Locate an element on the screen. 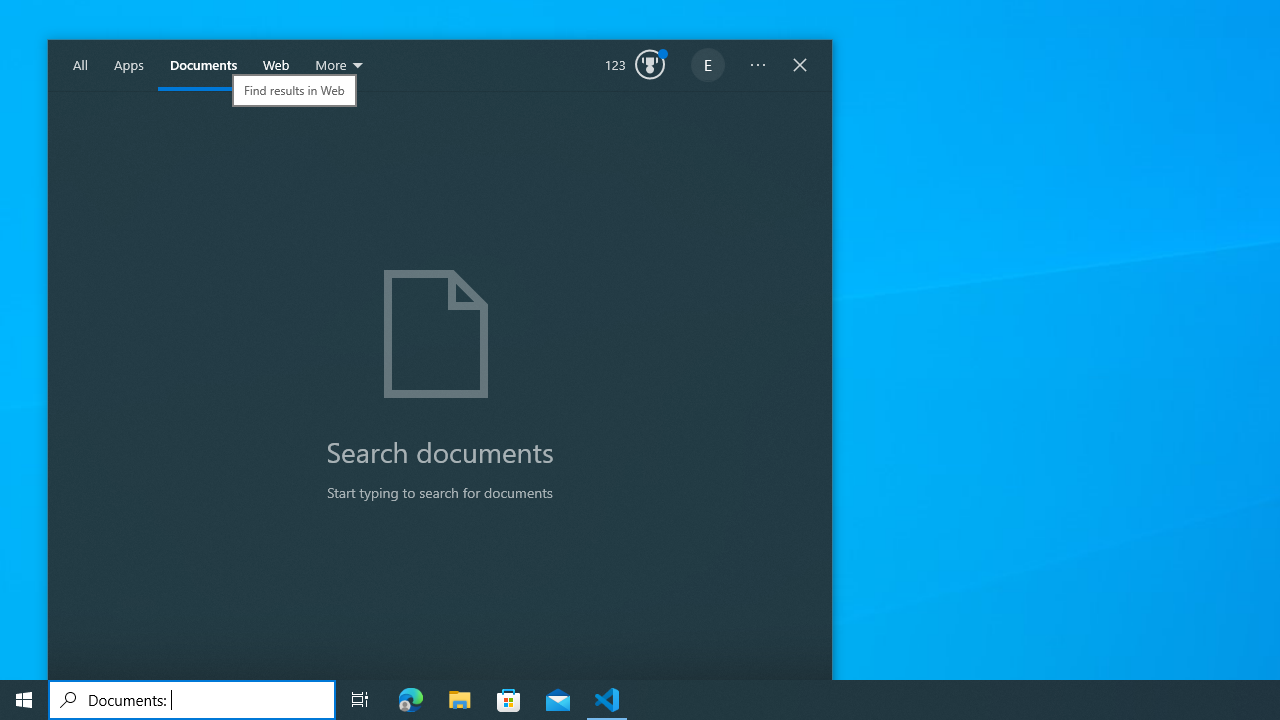  'Start' is located at coordinates (24, 698).